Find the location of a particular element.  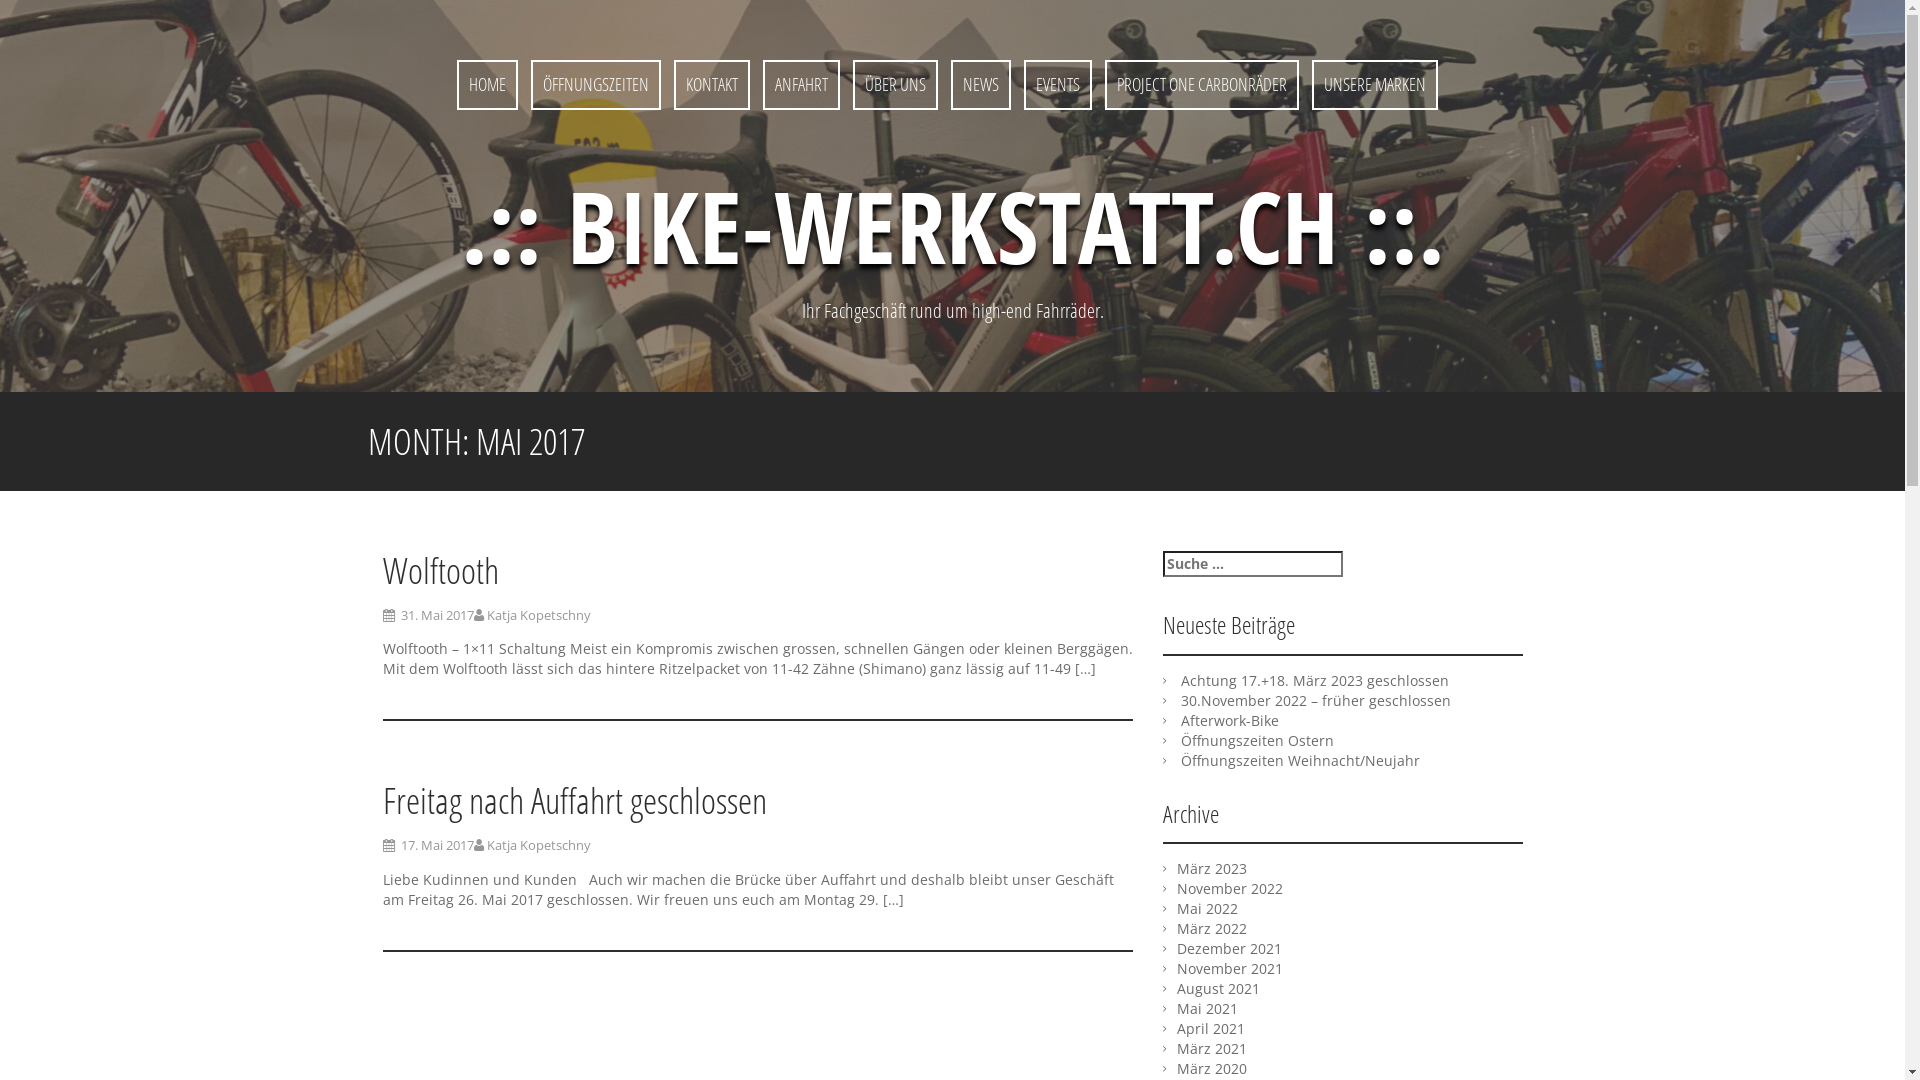

'ANFAHRT' is located at coordinates (801, 83).